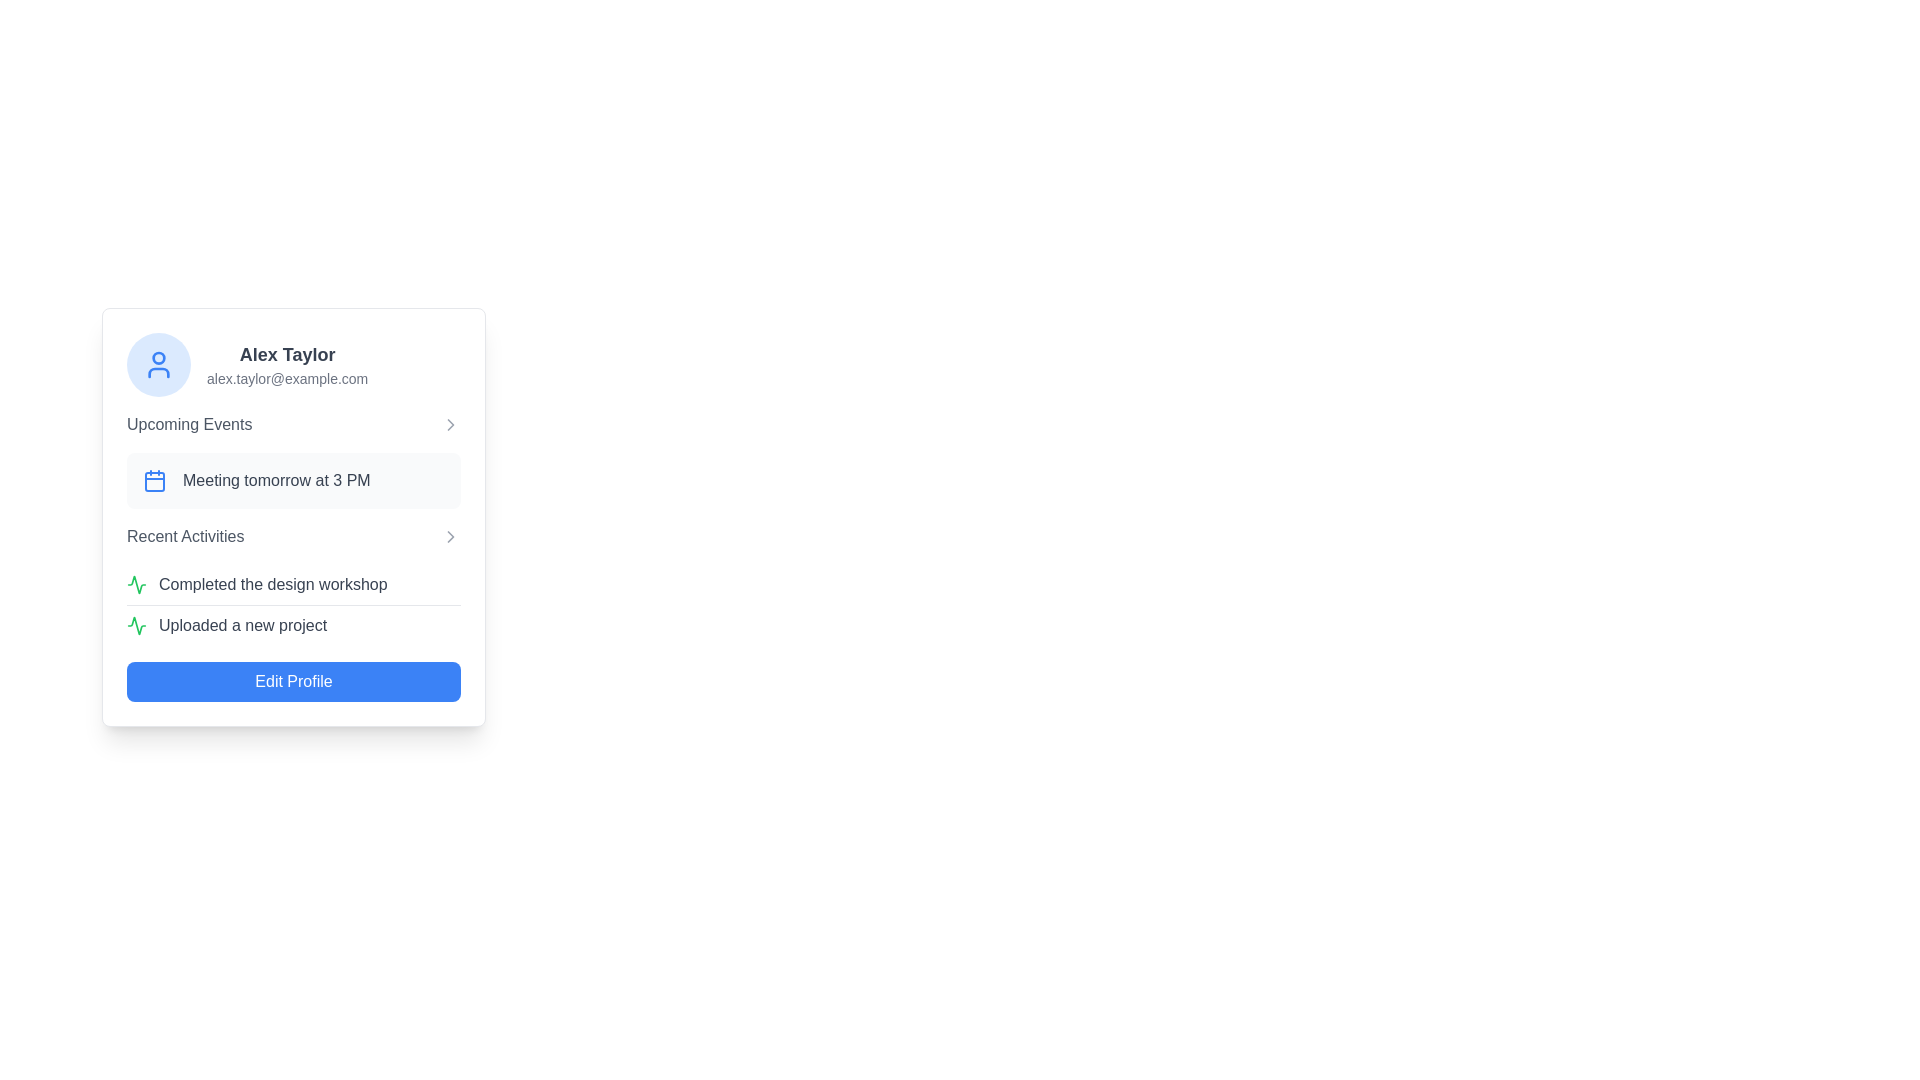 The width and height of the screenshot is (1920, 1080). What do you see at coordinates (275, 481) in the screenshot?
I see `the text label displaying 'Meeting tomorrow at 3 PM', which is styled in gray and located under the 'Upcoming Events' section, next to a calendar icon` at bounding box center [275, 481].